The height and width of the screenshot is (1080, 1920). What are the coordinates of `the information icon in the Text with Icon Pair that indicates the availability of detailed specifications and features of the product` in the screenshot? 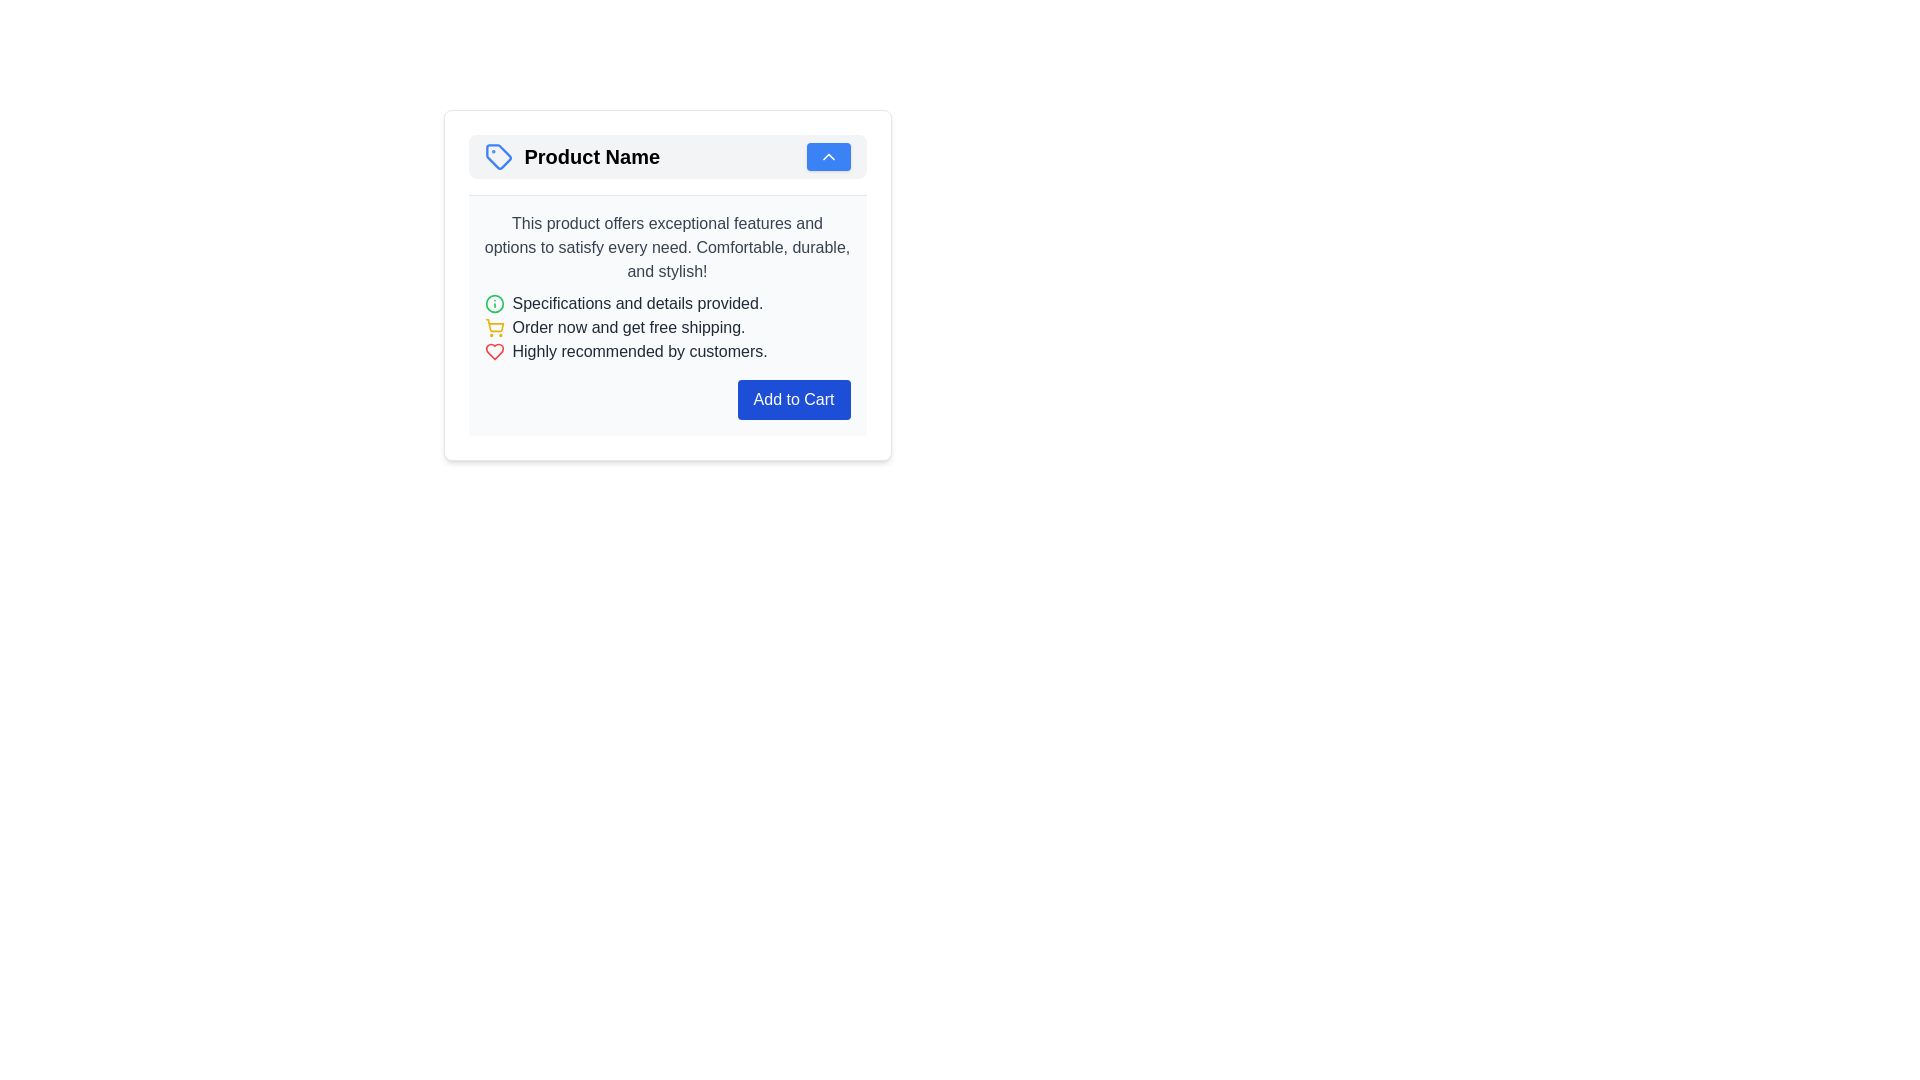 It's located at (667, 304).